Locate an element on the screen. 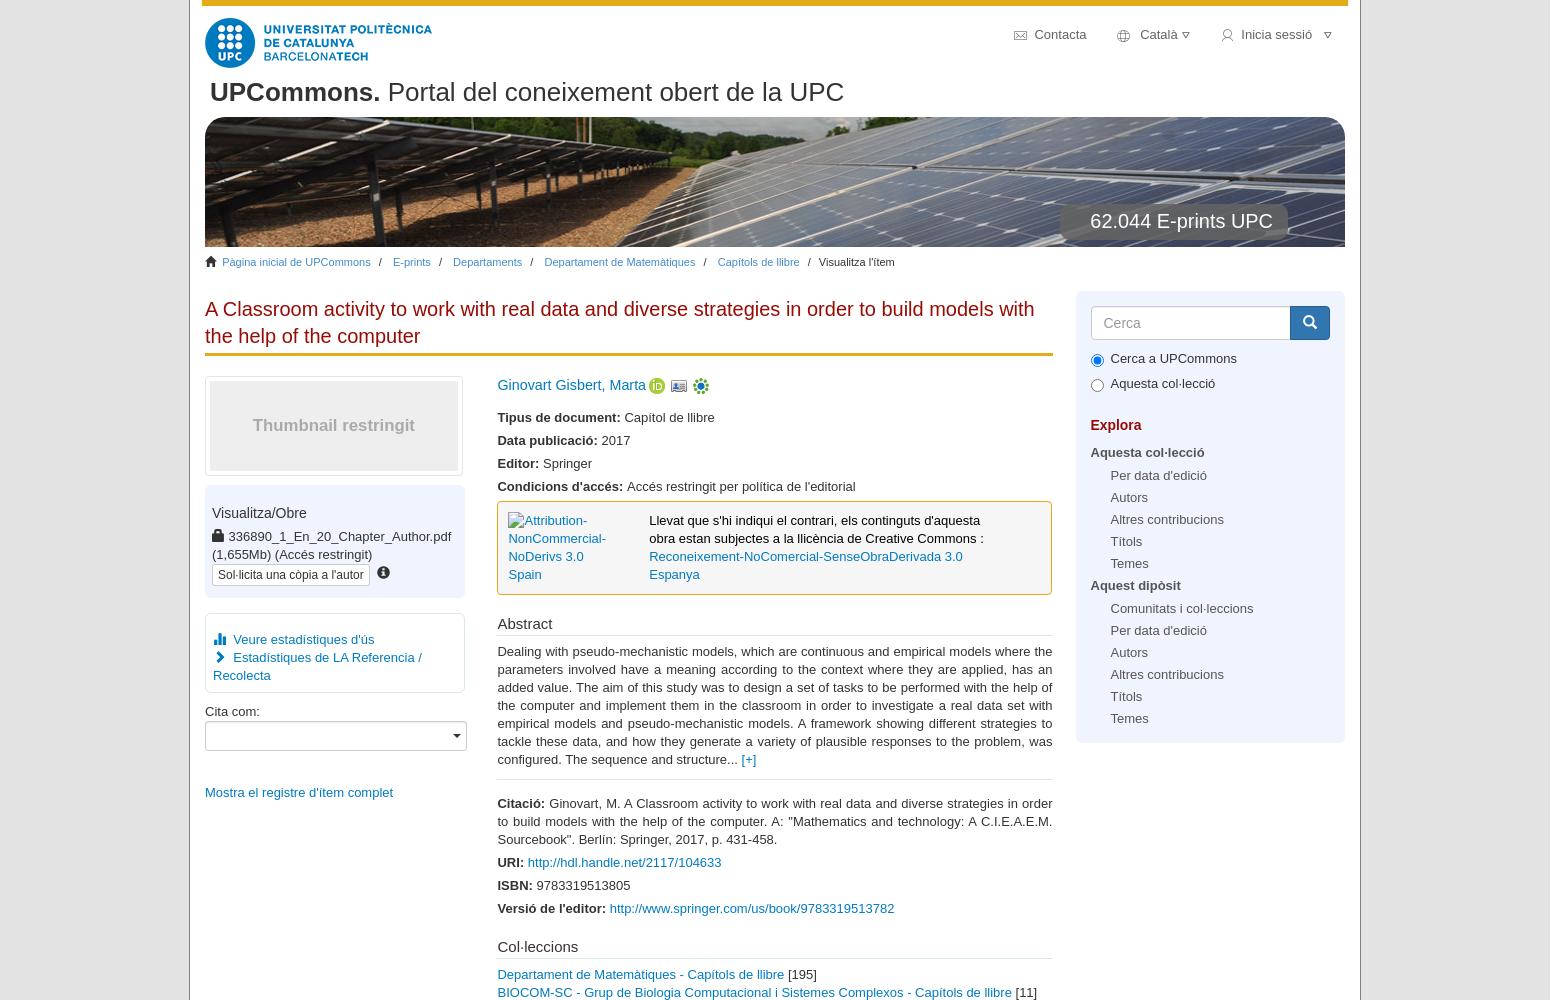 The width and height of the screenshot is (1550, 1000). 'Cita com:' is located at coordinates (231, 709).